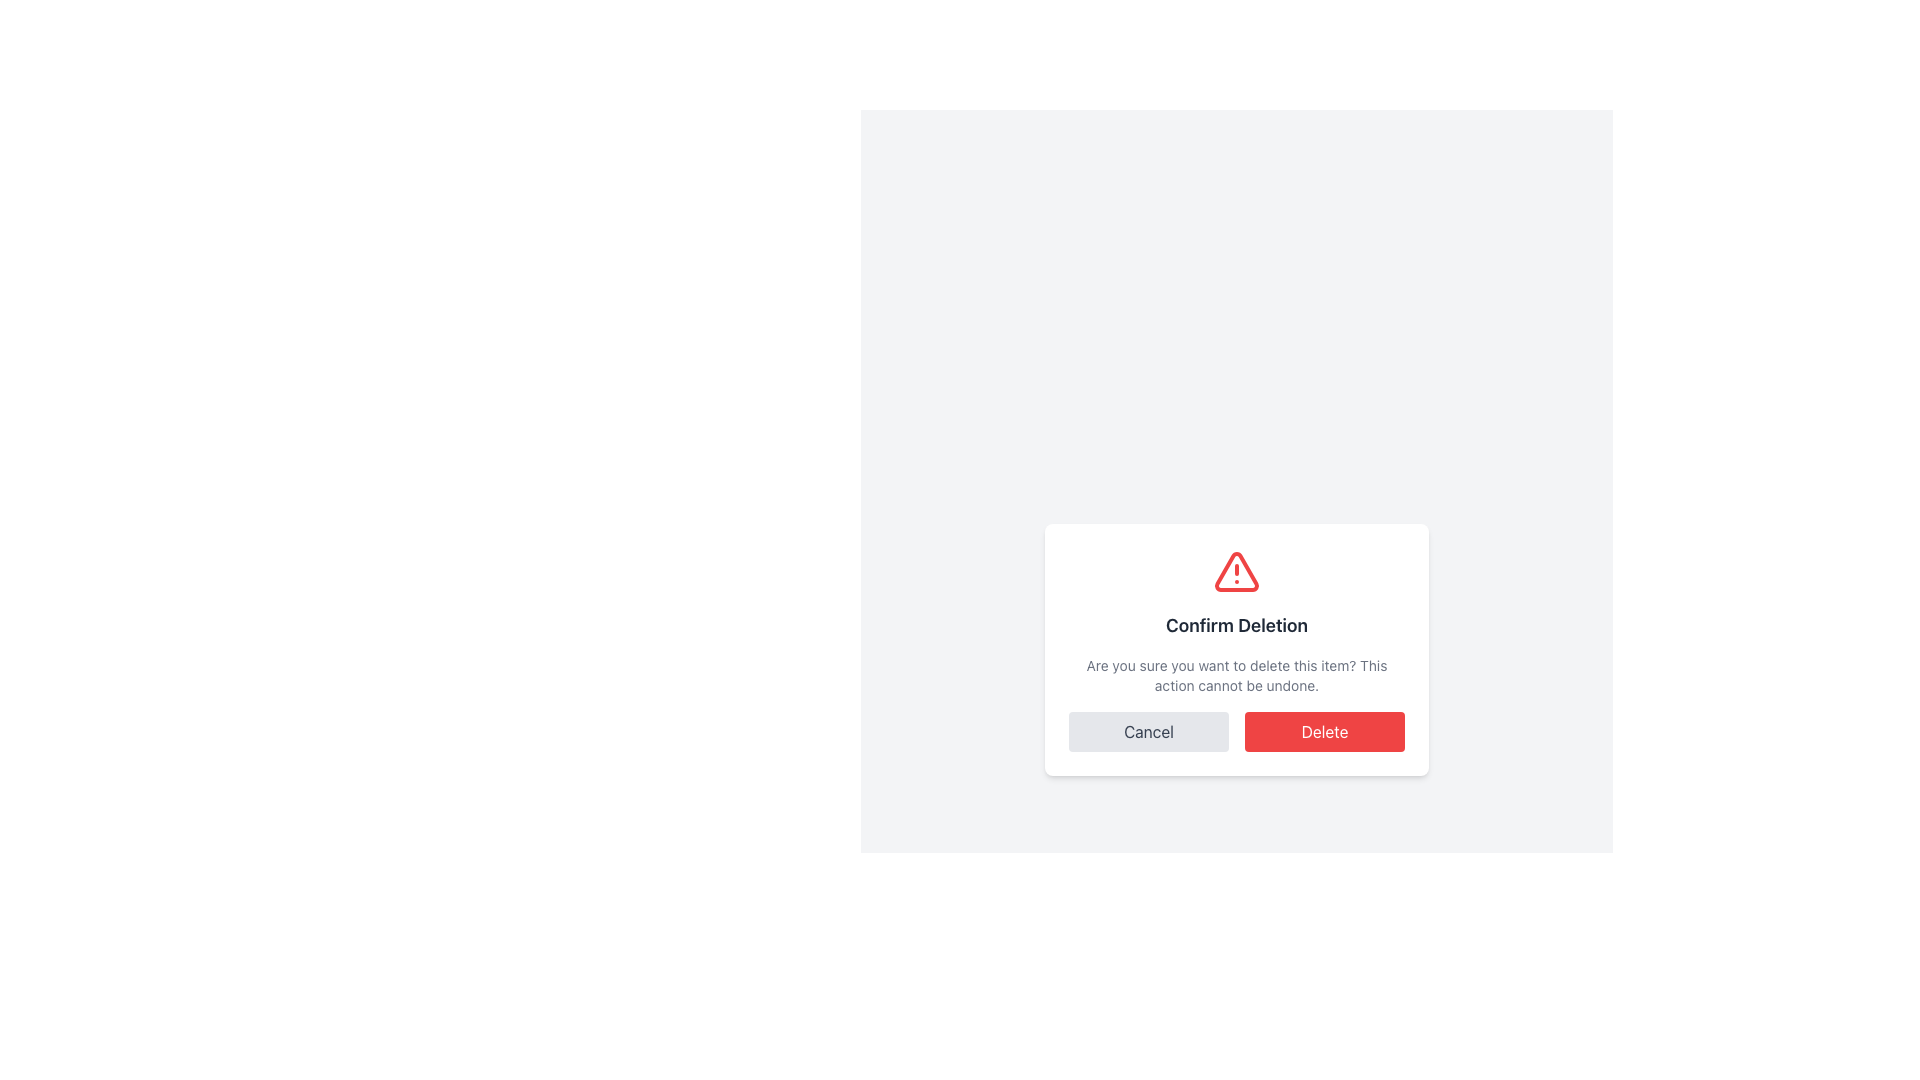 The width and height of the screenshot is (1920, 1080). Describe the element at coordinates (1324, 732) in the screenshot. I see `the delete button located` at that location.